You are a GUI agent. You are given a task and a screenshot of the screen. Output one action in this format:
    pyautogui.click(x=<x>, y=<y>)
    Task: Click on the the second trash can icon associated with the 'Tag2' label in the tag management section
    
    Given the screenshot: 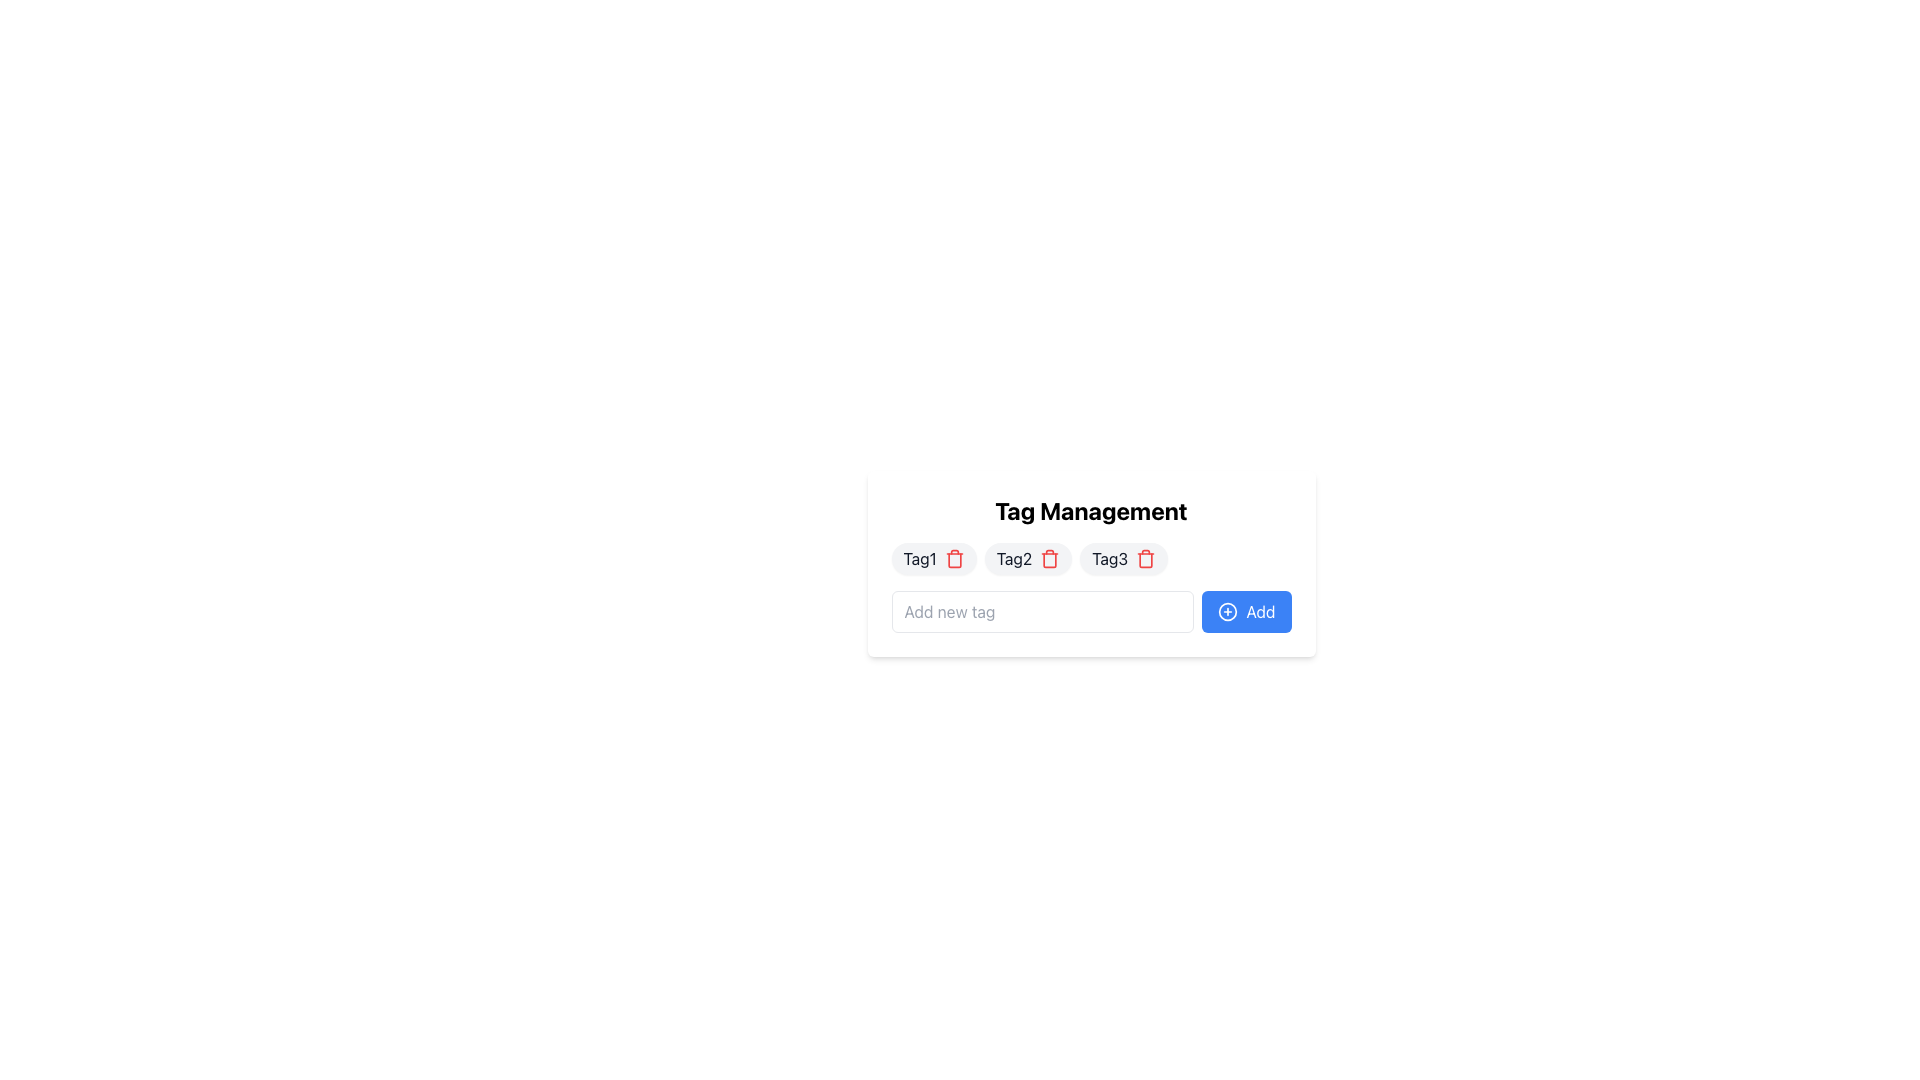 What is the action you would take?
    pyautogui.click(x=1049, y=559)
    